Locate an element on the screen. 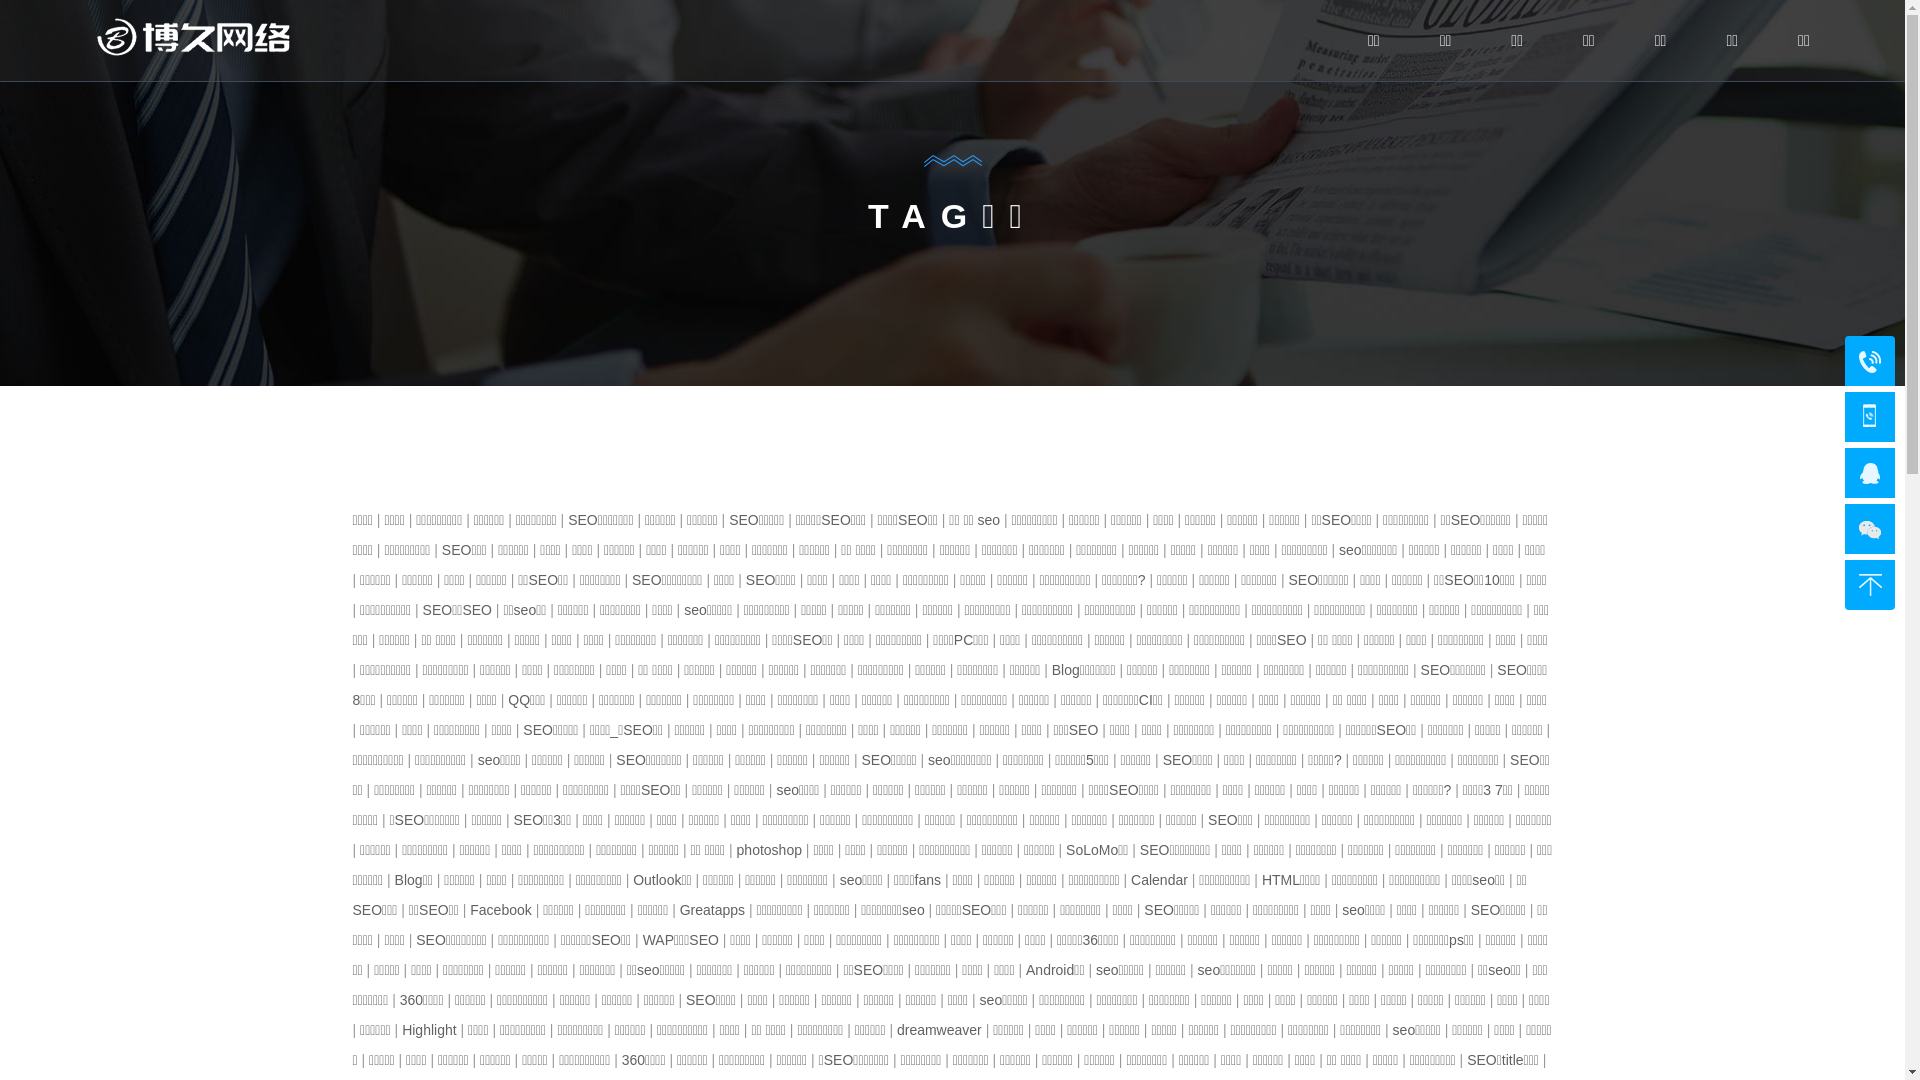  'Highlight' is located at coordinates (427, 1029).